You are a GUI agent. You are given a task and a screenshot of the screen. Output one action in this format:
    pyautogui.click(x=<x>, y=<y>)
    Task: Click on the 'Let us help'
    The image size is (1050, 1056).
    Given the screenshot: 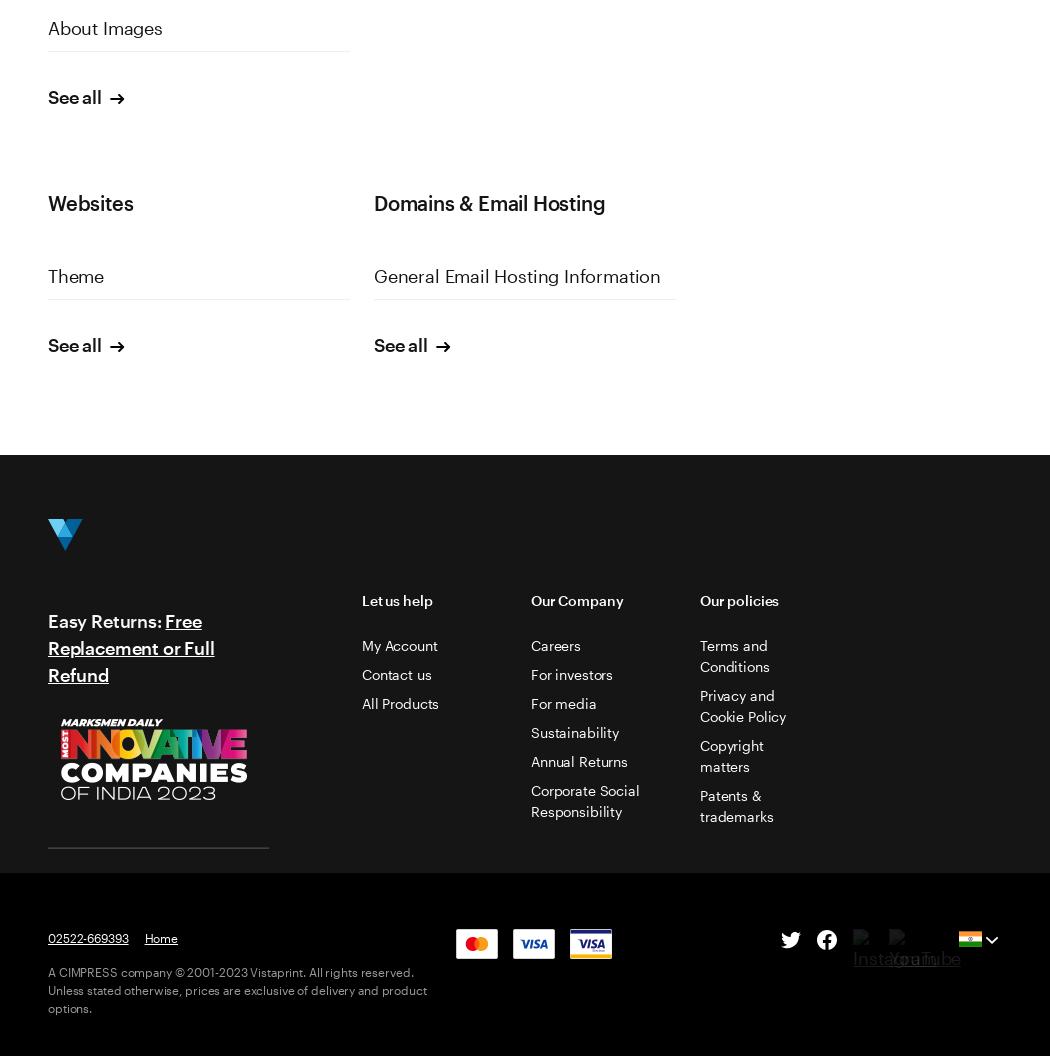 What is the action you would take?
    pyautogui.click(x=396, y=599)
    